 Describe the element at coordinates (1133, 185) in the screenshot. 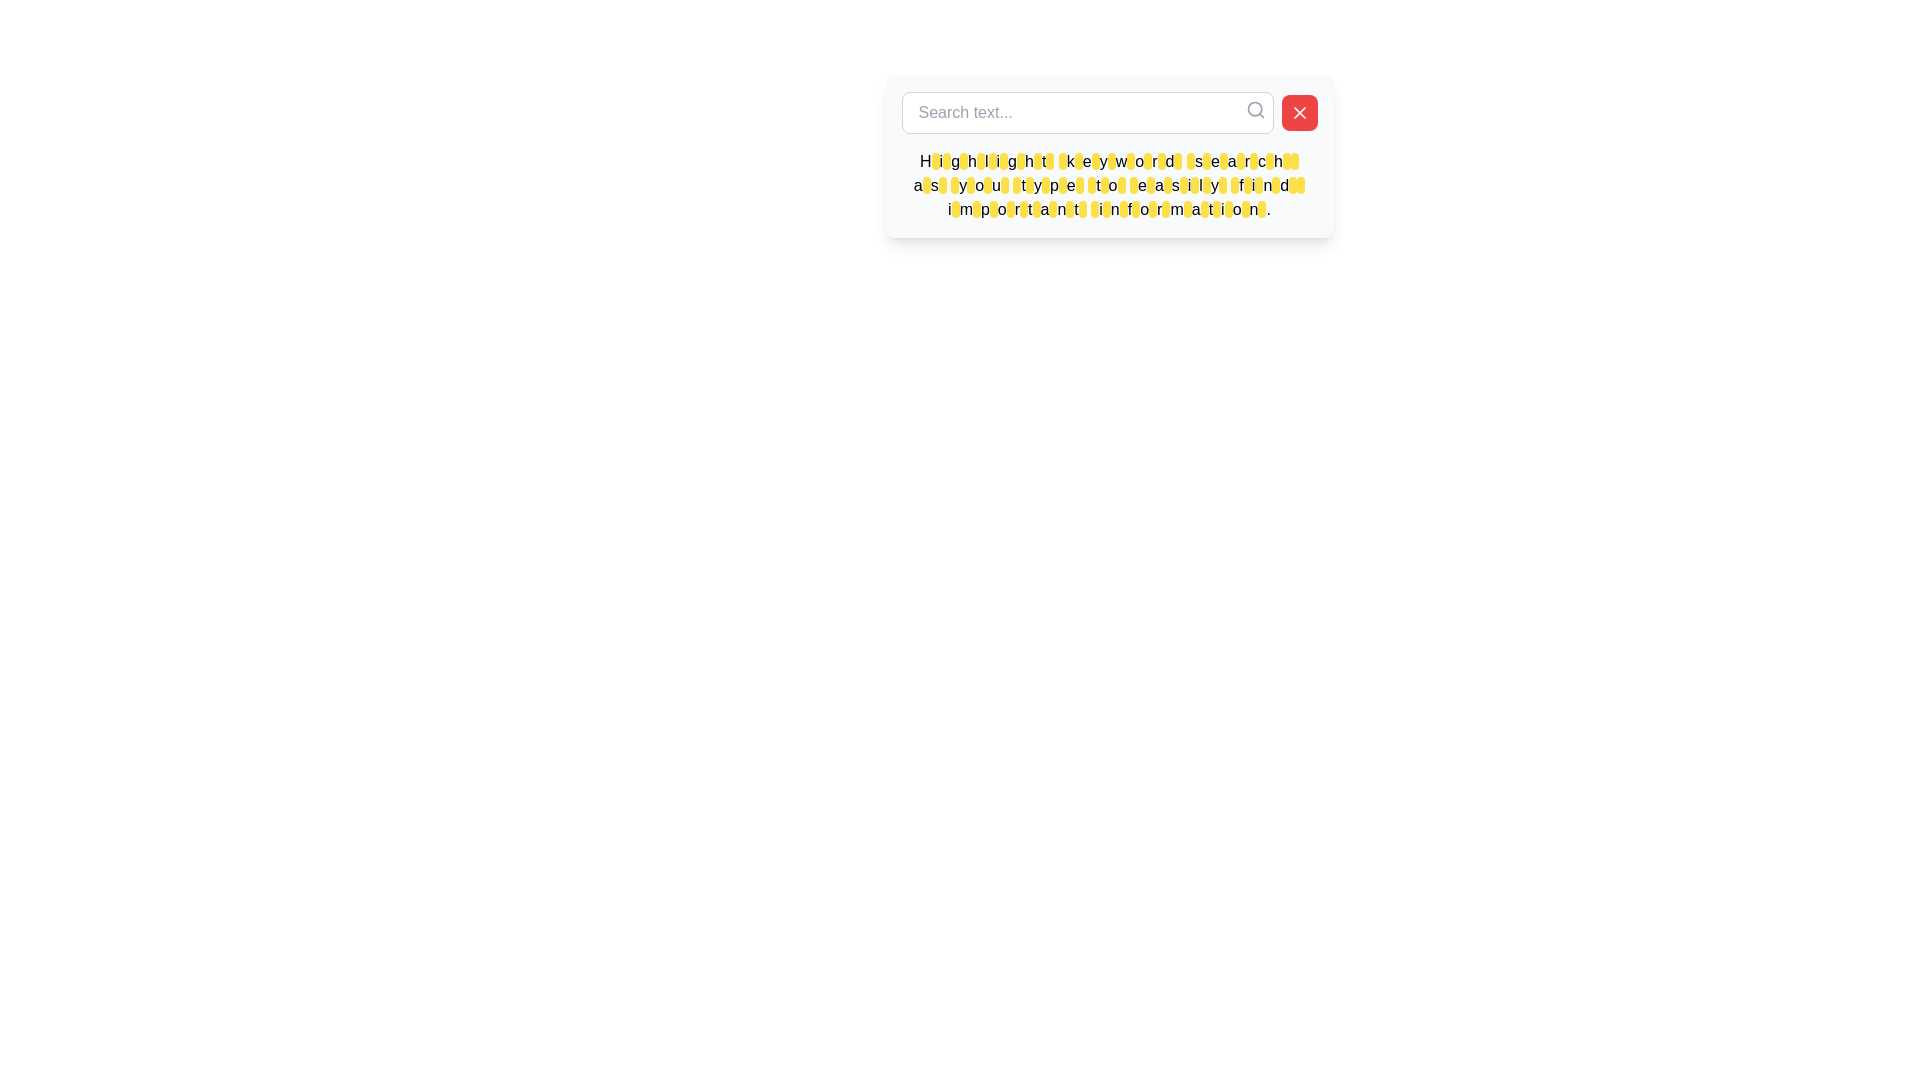

I see `the seventeenth yellow highlight overlay element that emphasizes part of the text for visual clarity` at that location.